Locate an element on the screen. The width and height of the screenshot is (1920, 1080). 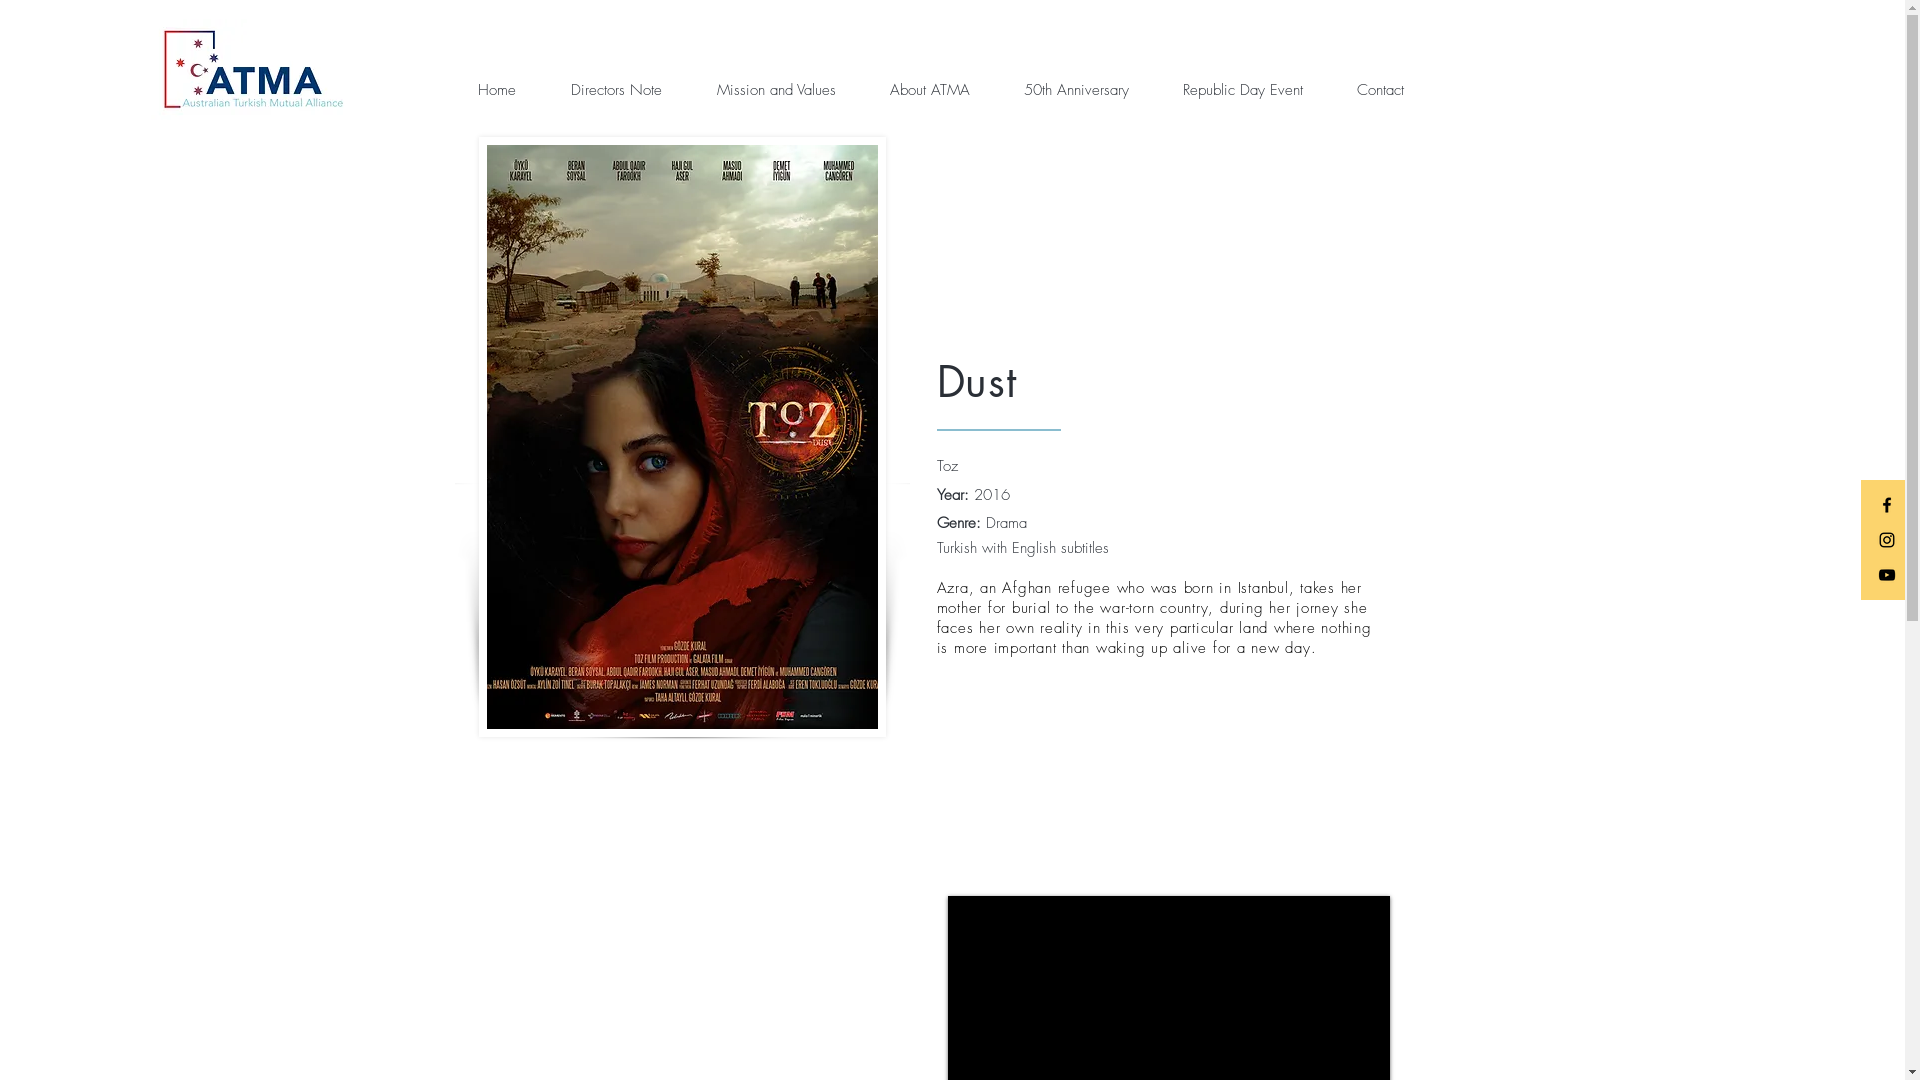
'Directors Note' is located at coordinates (627, 88).